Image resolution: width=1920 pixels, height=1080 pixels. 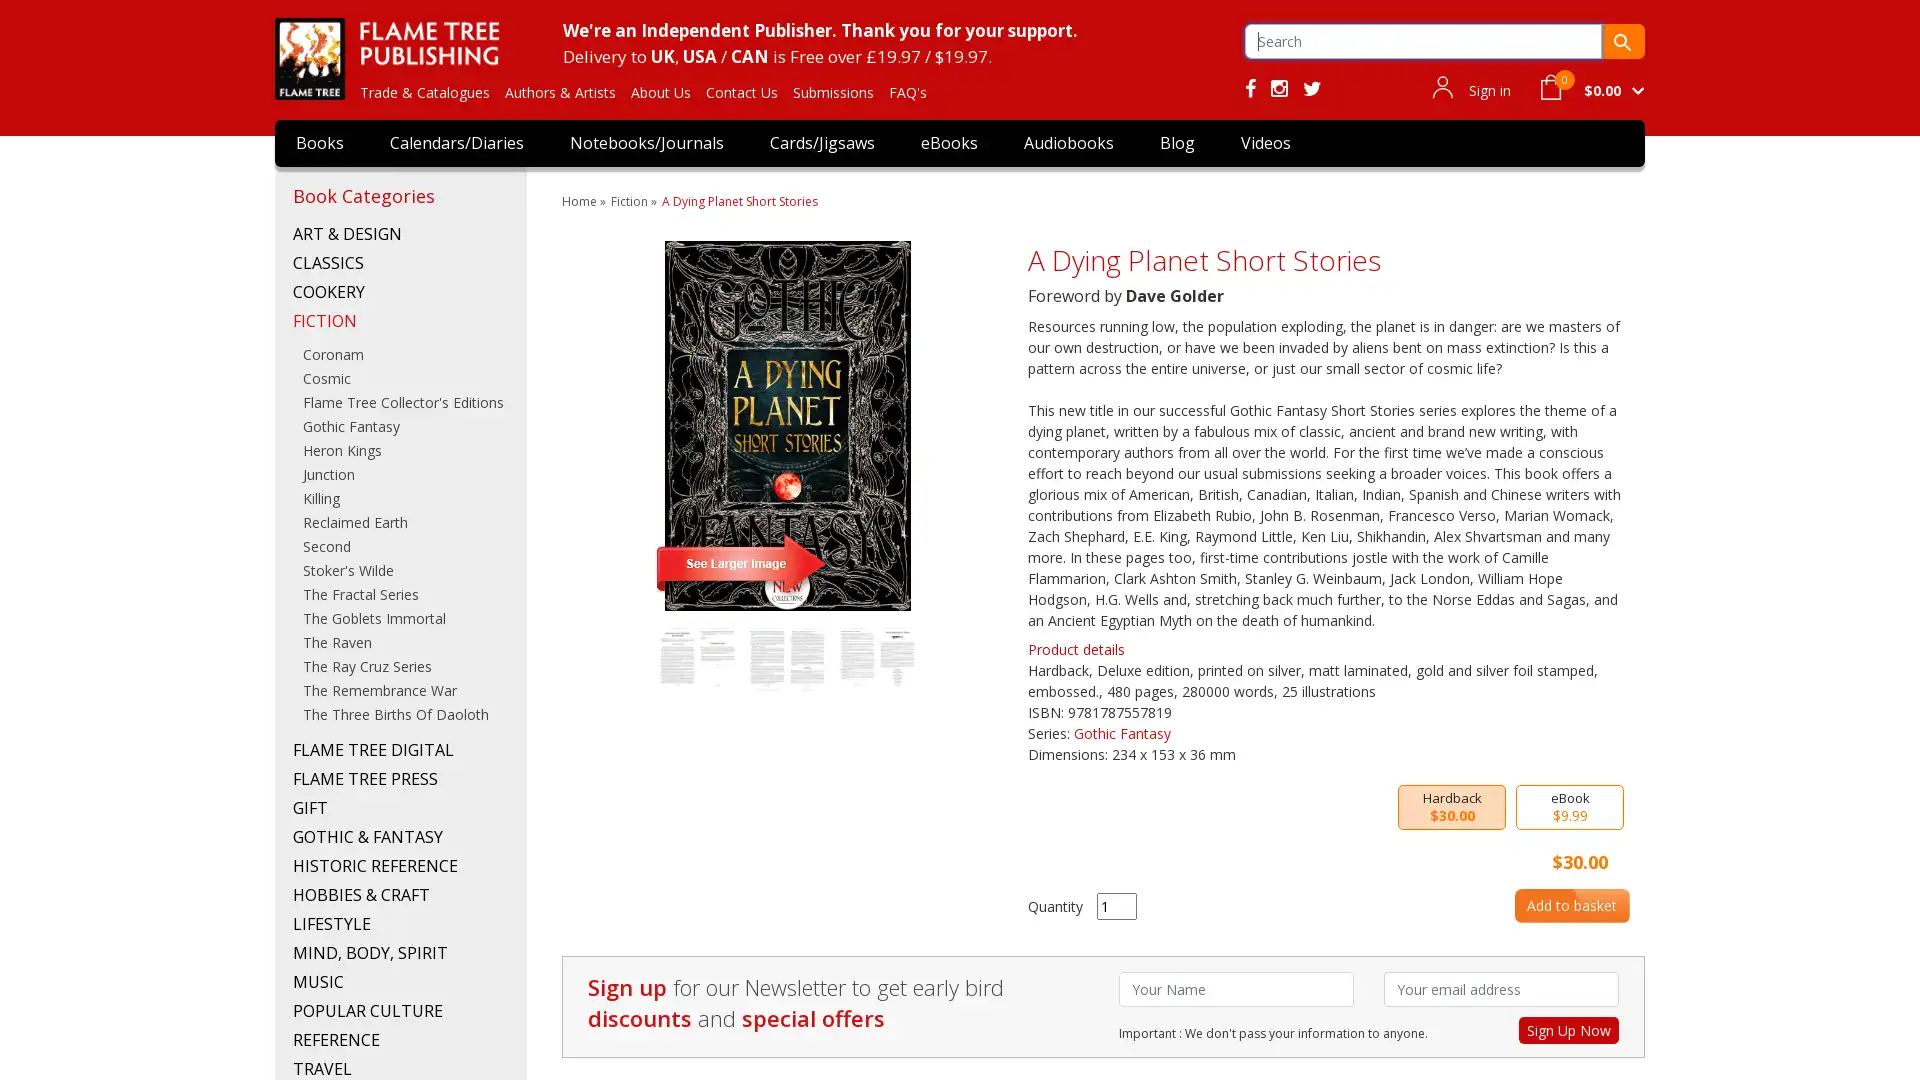 I want to click on Sign Up Now, so click(x=1568, y=1030).